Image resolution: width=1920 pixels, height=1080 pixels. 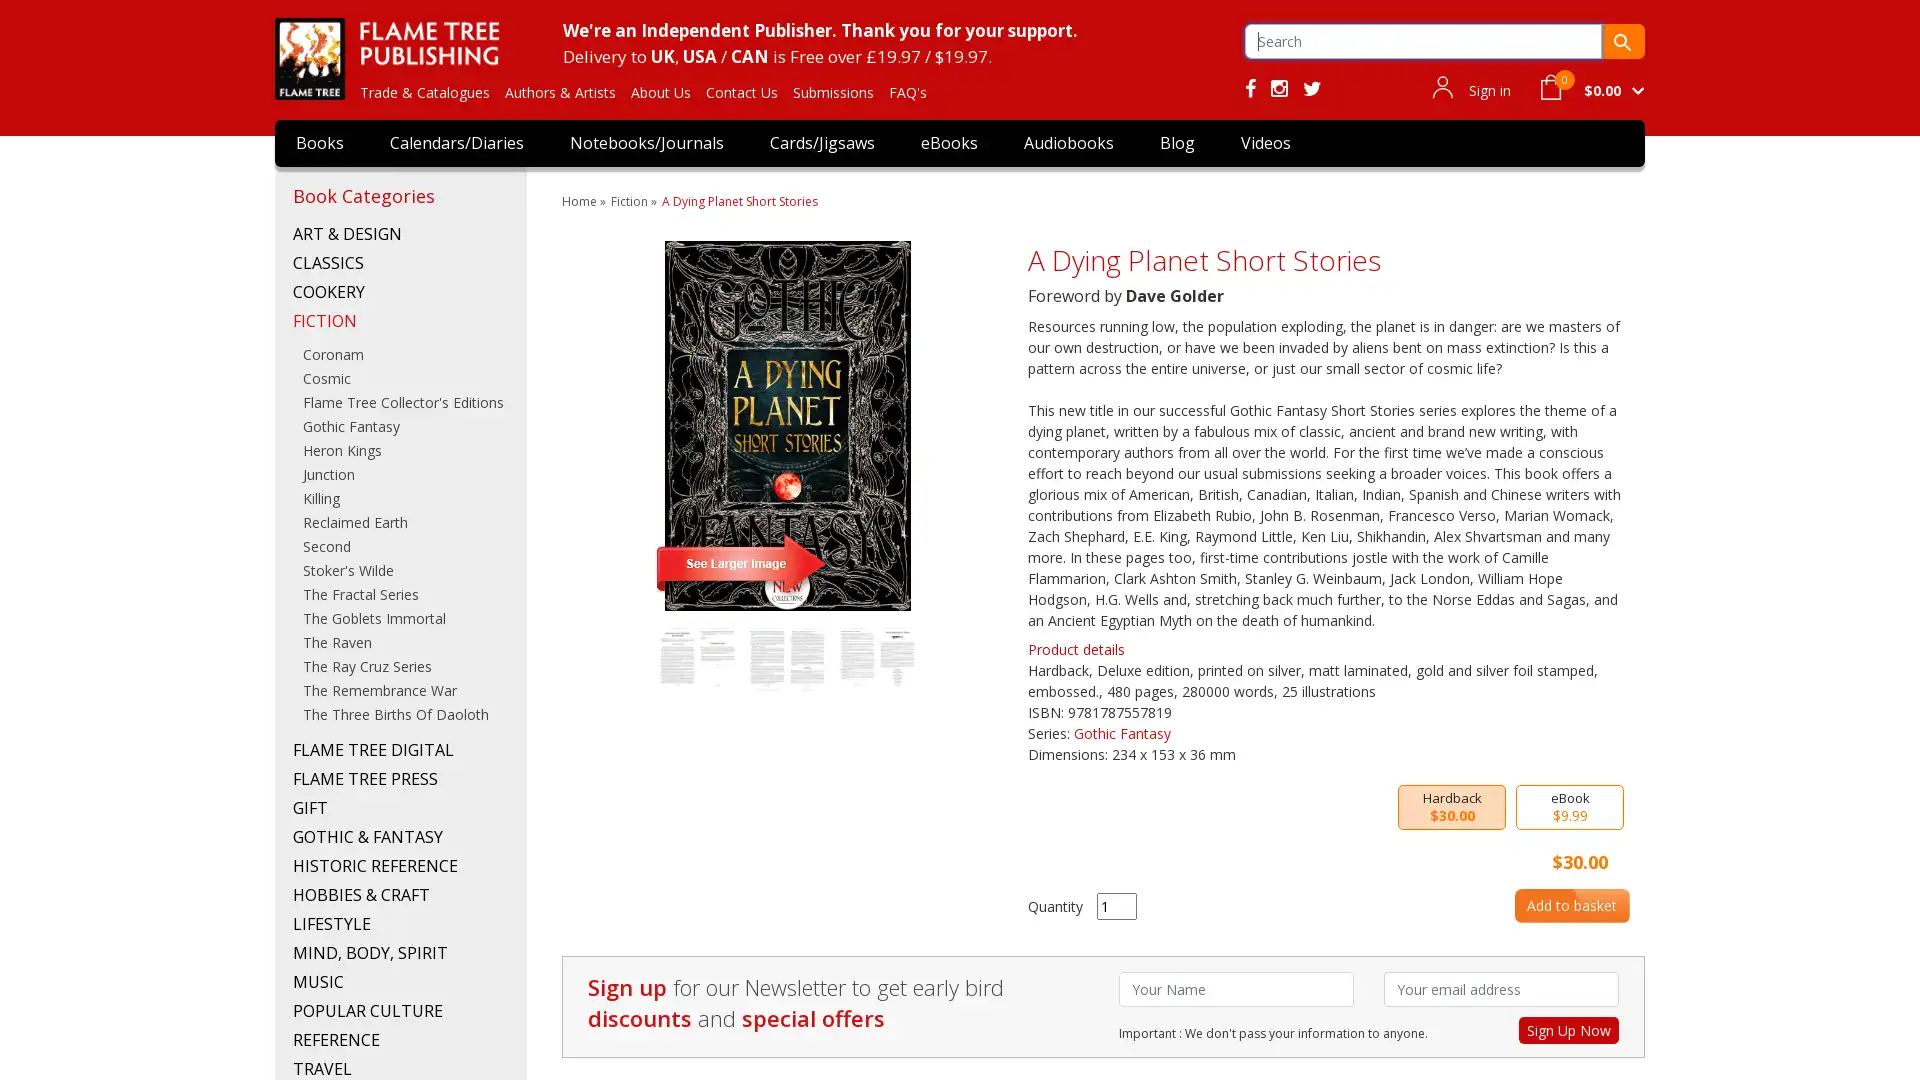 I want to click on Sign Up Now, so click(x=1568, y=1030).